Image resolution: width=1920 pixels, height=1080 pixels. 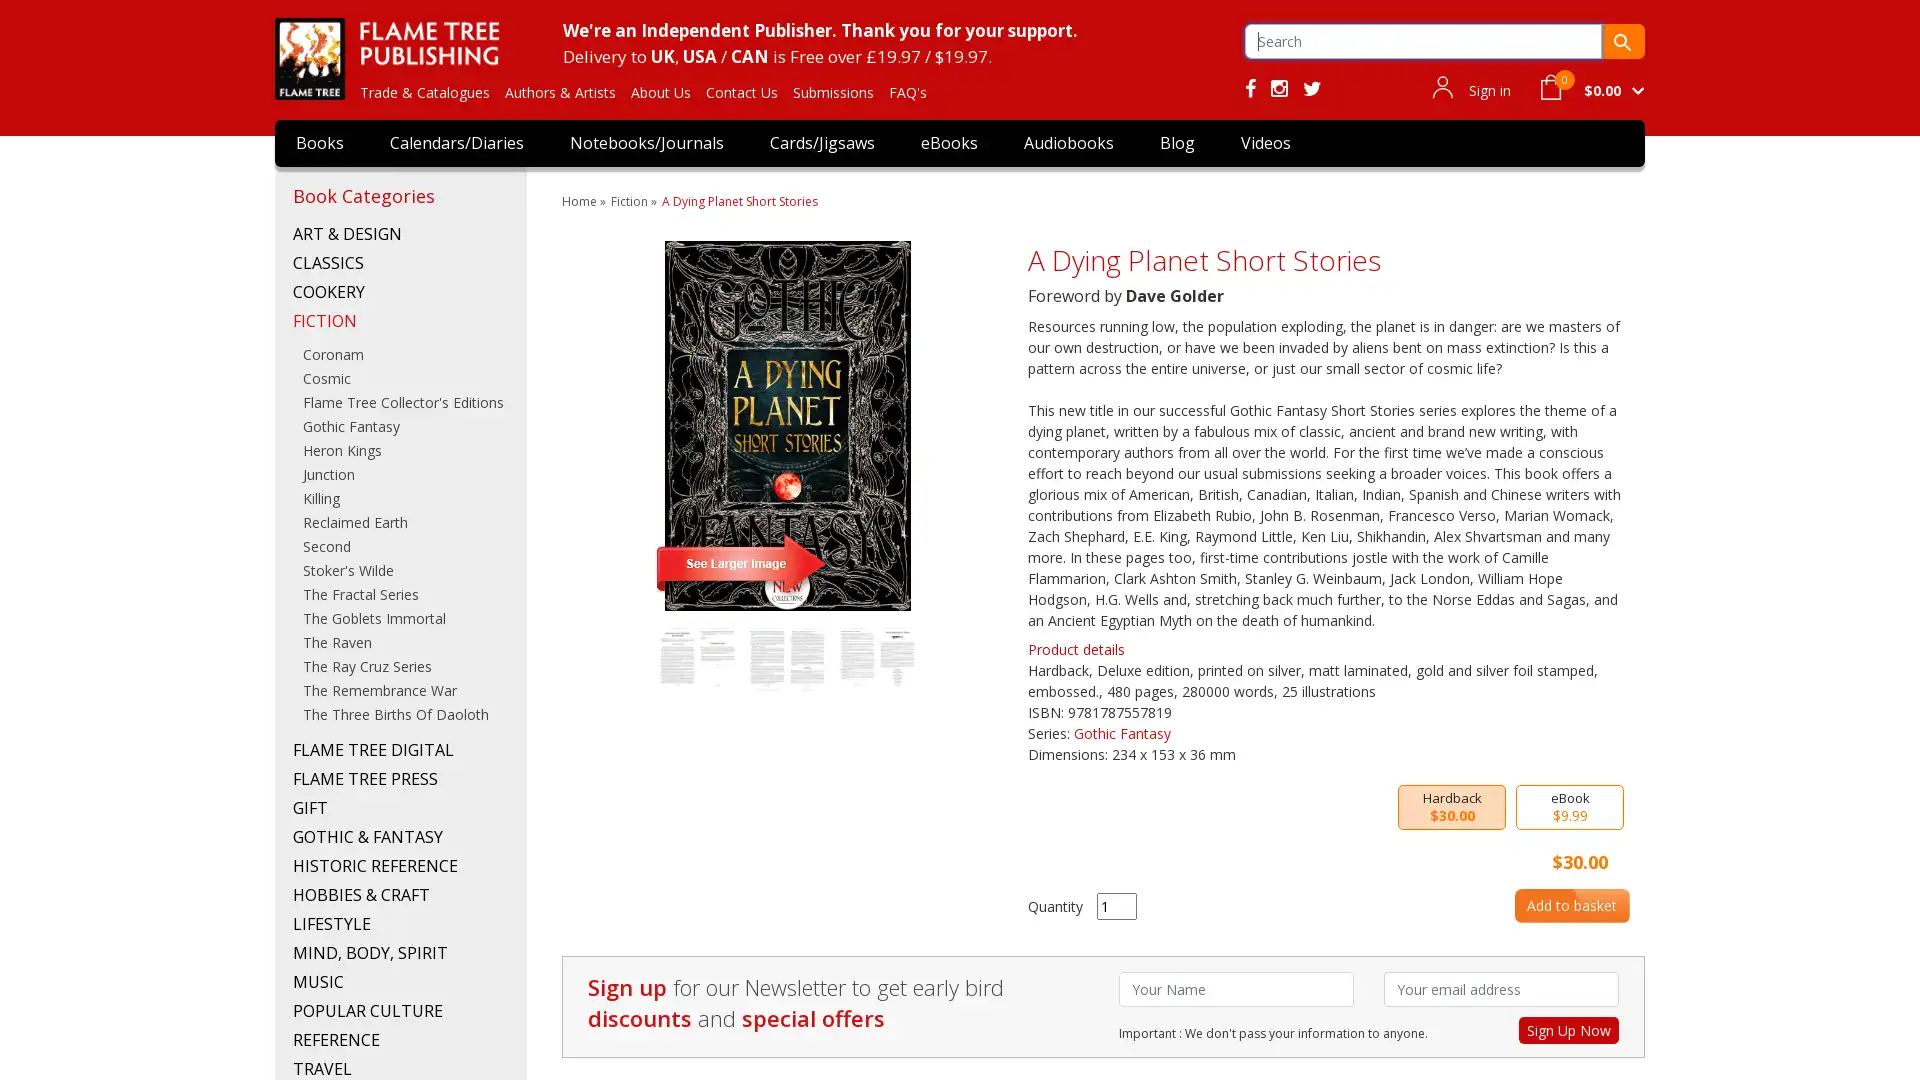 I want to click on Sign Up Now, so click(x=1568, y=1030).